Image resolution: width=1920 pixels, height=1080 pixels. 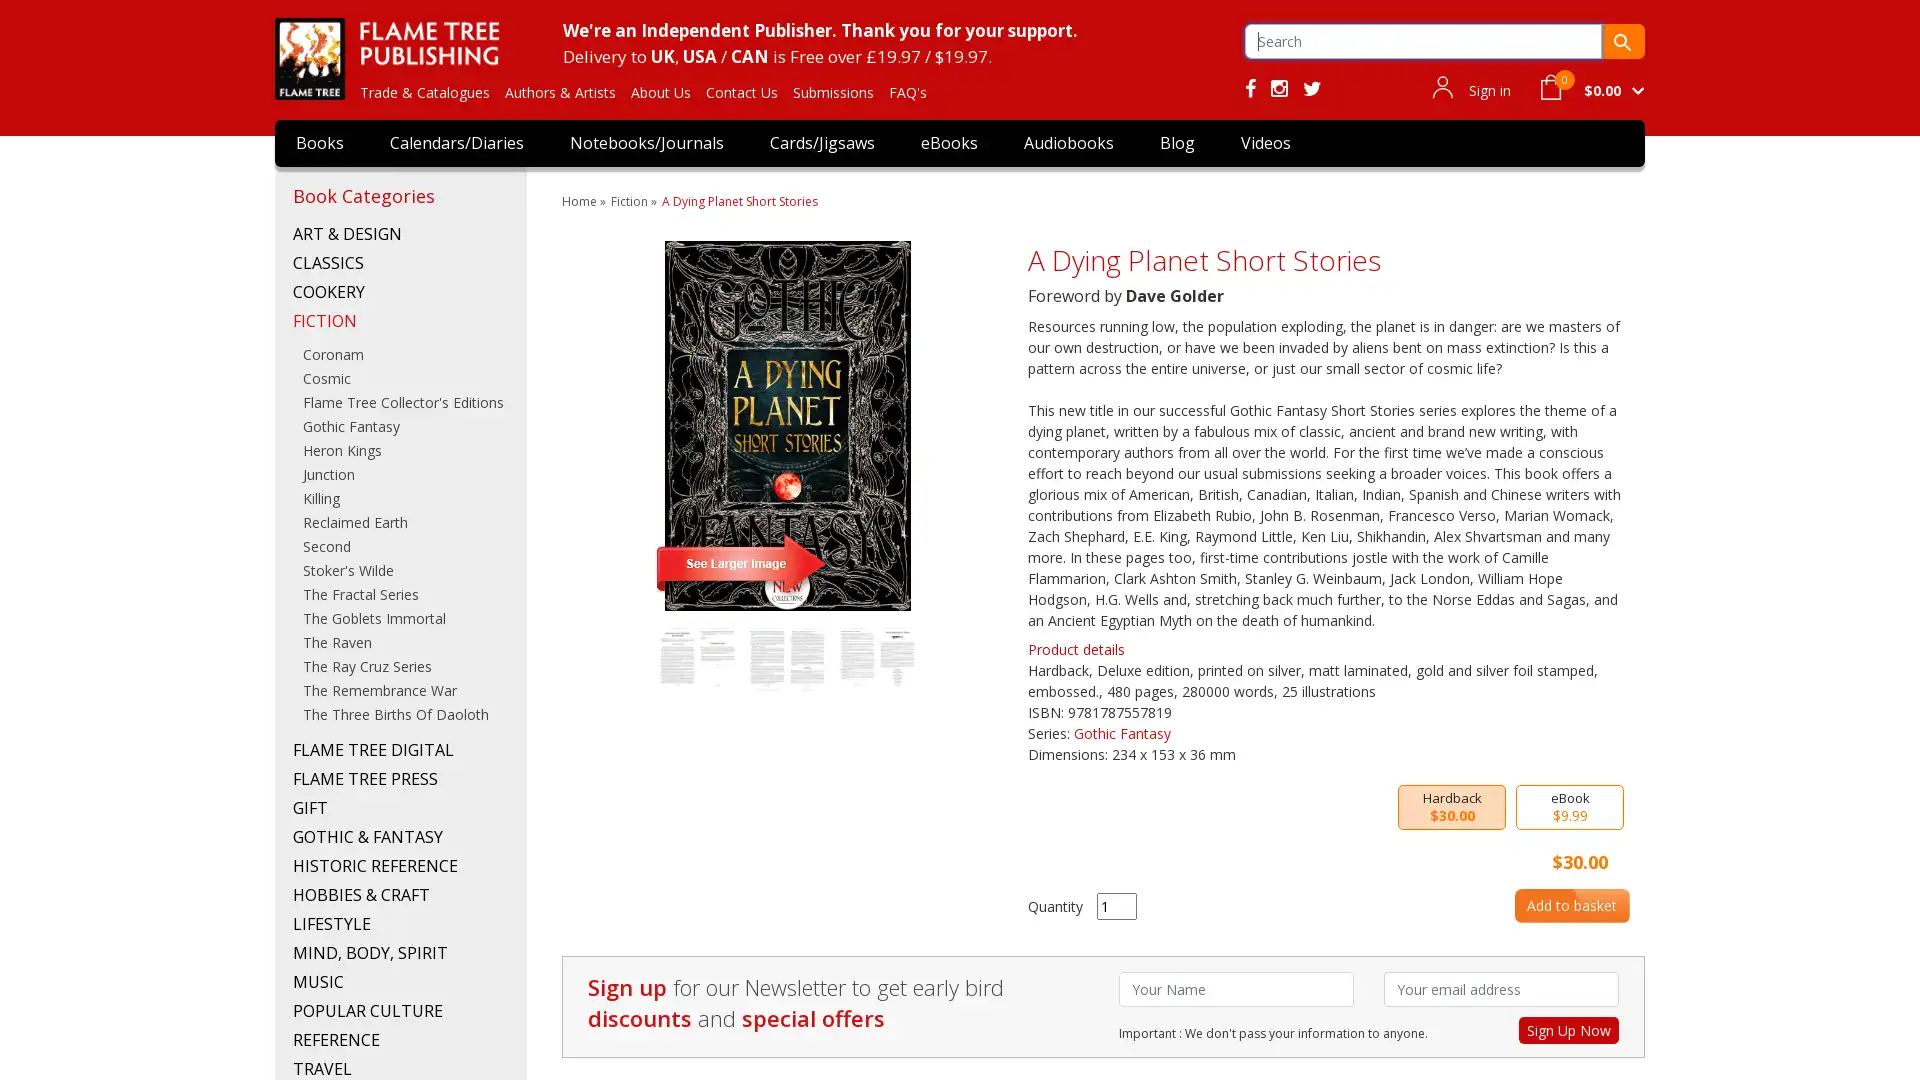 I want to click on Sign Up Now, so click(x=1568, y=1030).